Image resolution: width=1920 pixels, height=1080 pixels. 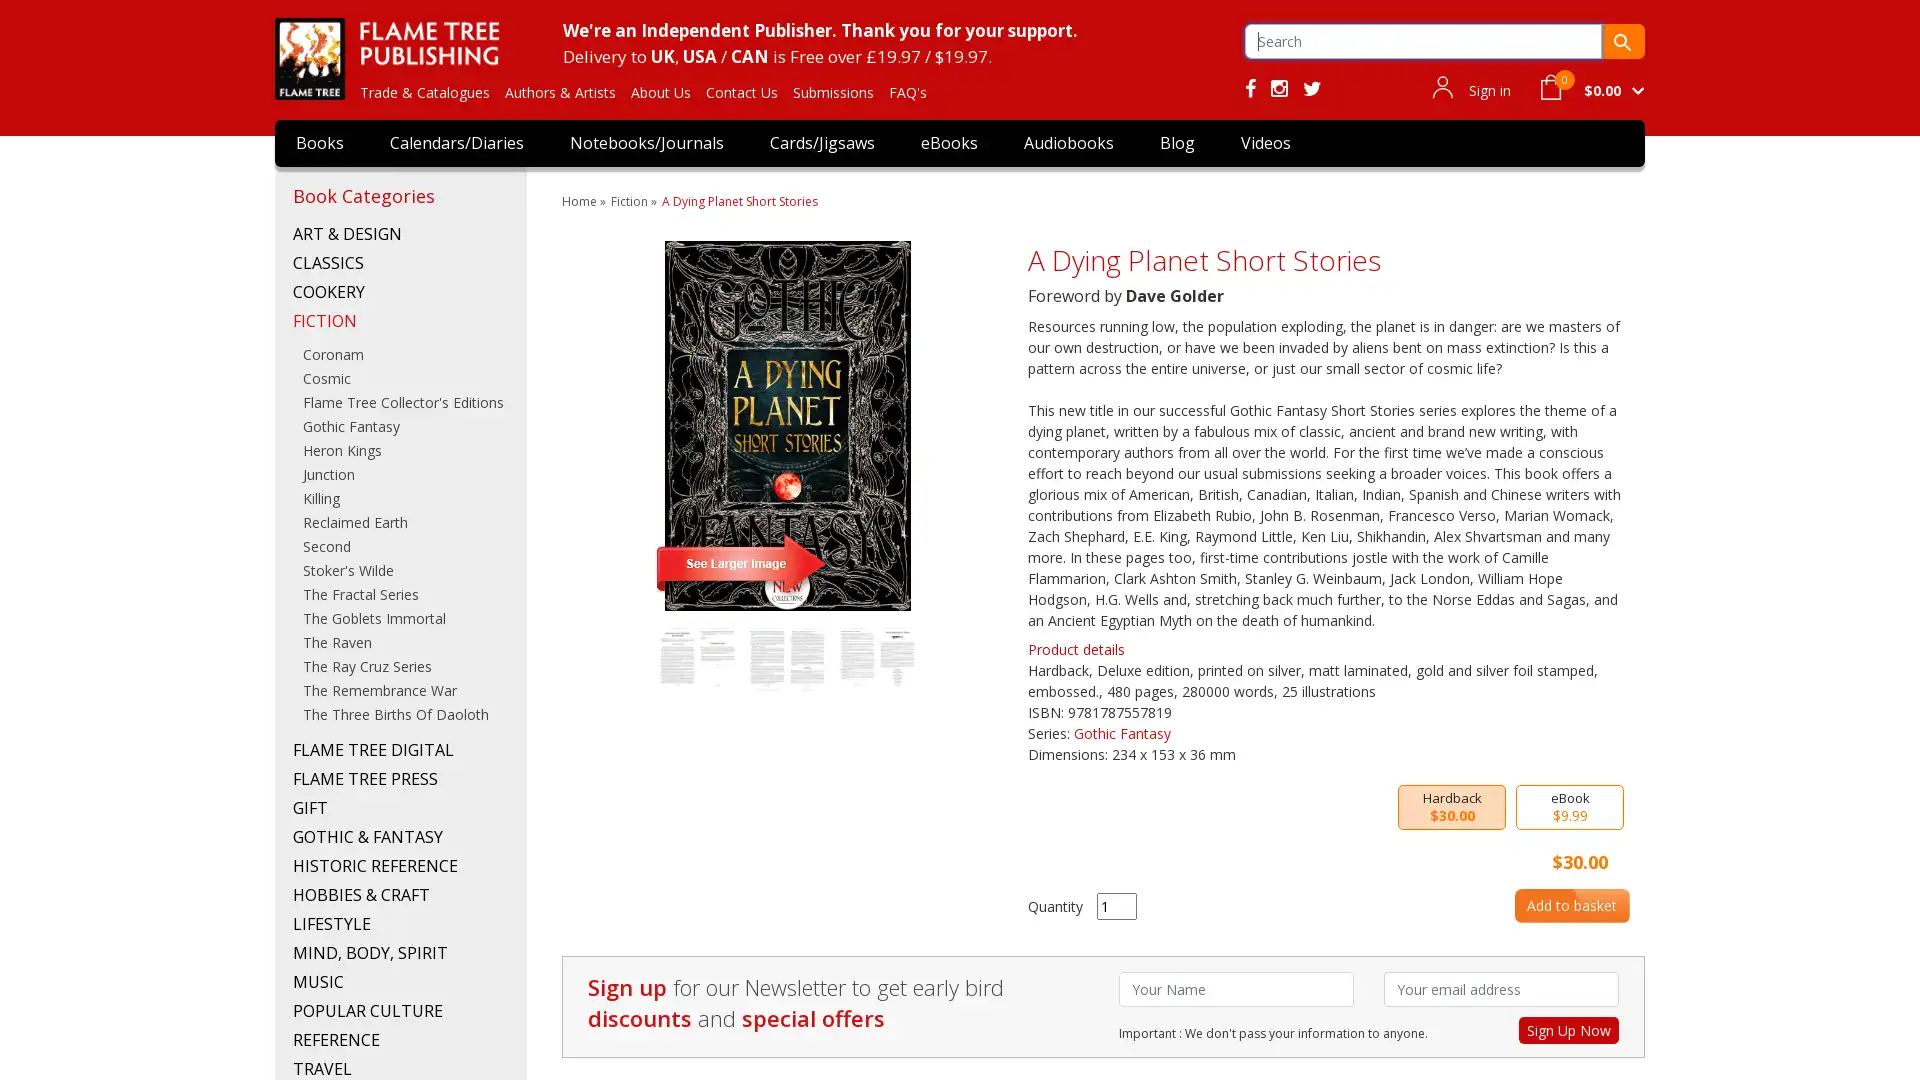 I want to click on Sign Up Now, so click(x=1568, y=1030).